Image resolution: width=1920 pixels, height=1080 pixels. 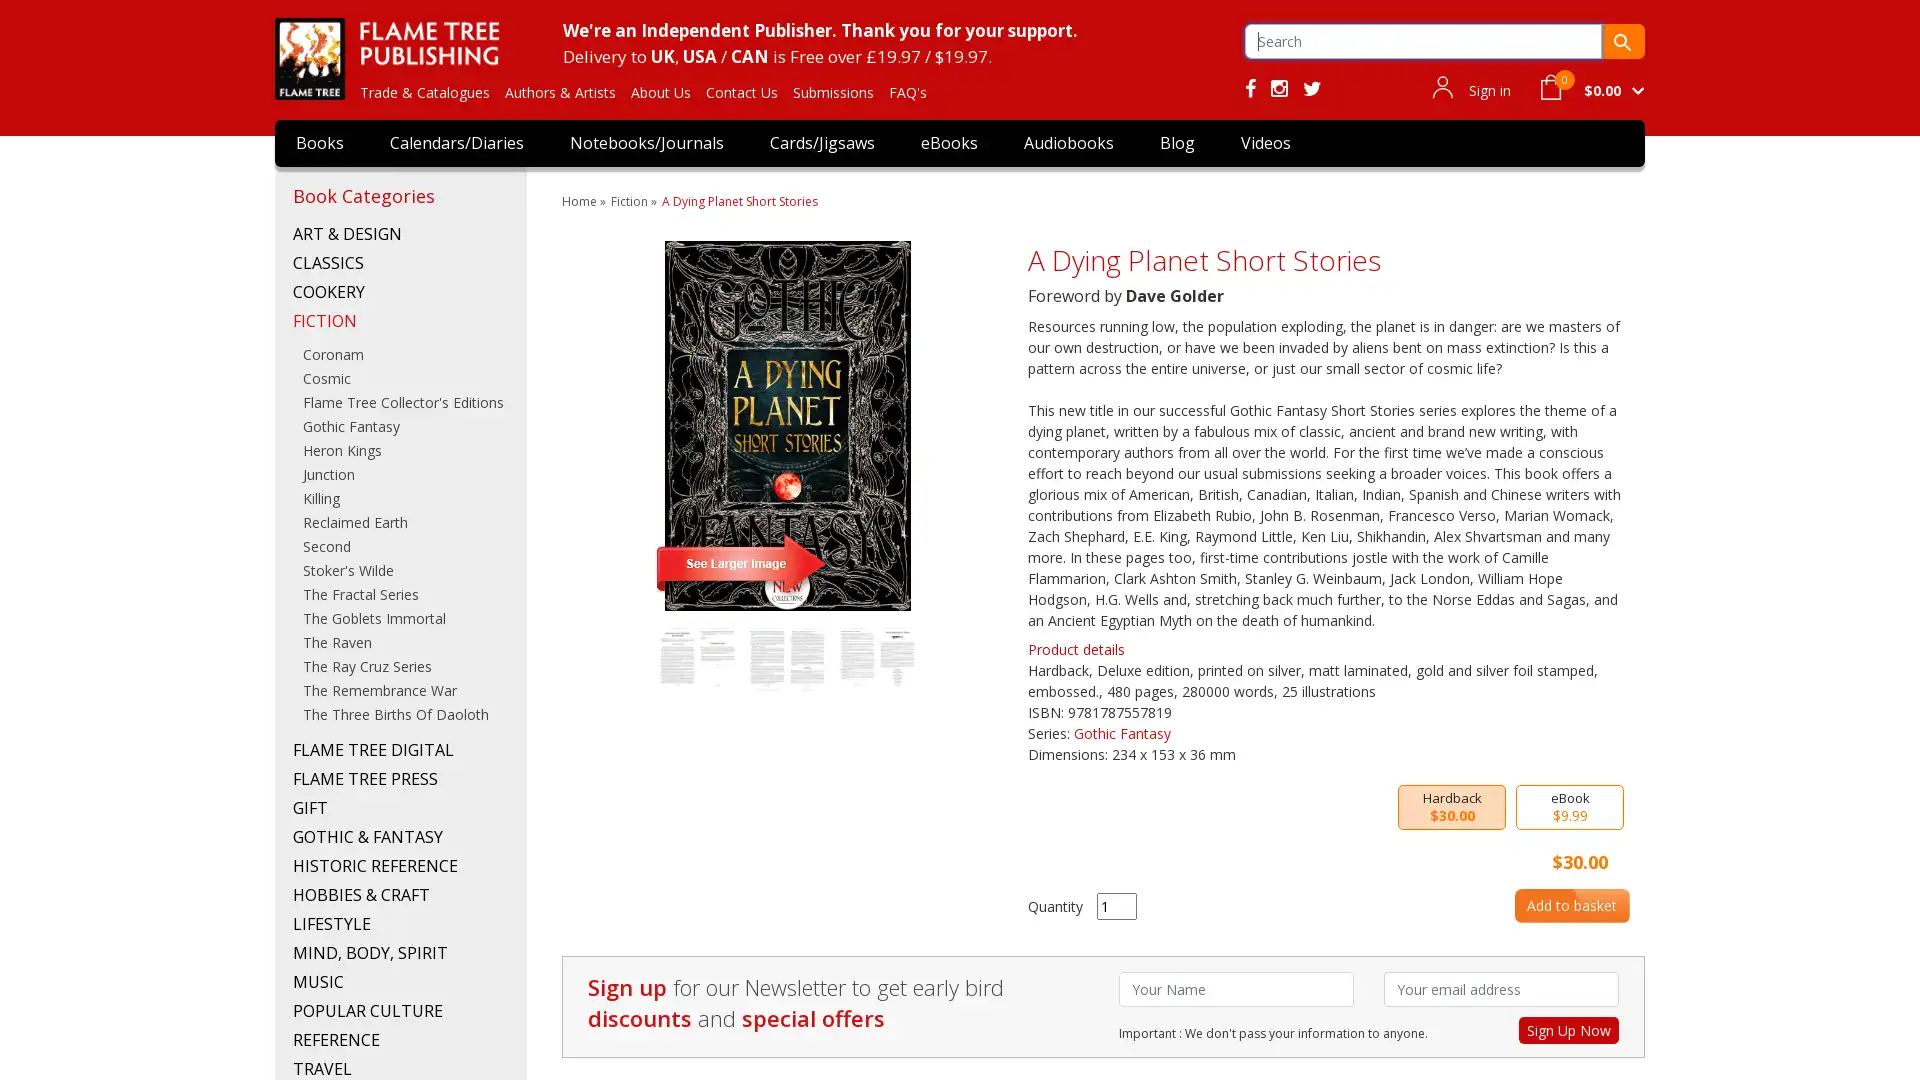 I want to click on Sign Up Now, so click(x=1568, y=1030).